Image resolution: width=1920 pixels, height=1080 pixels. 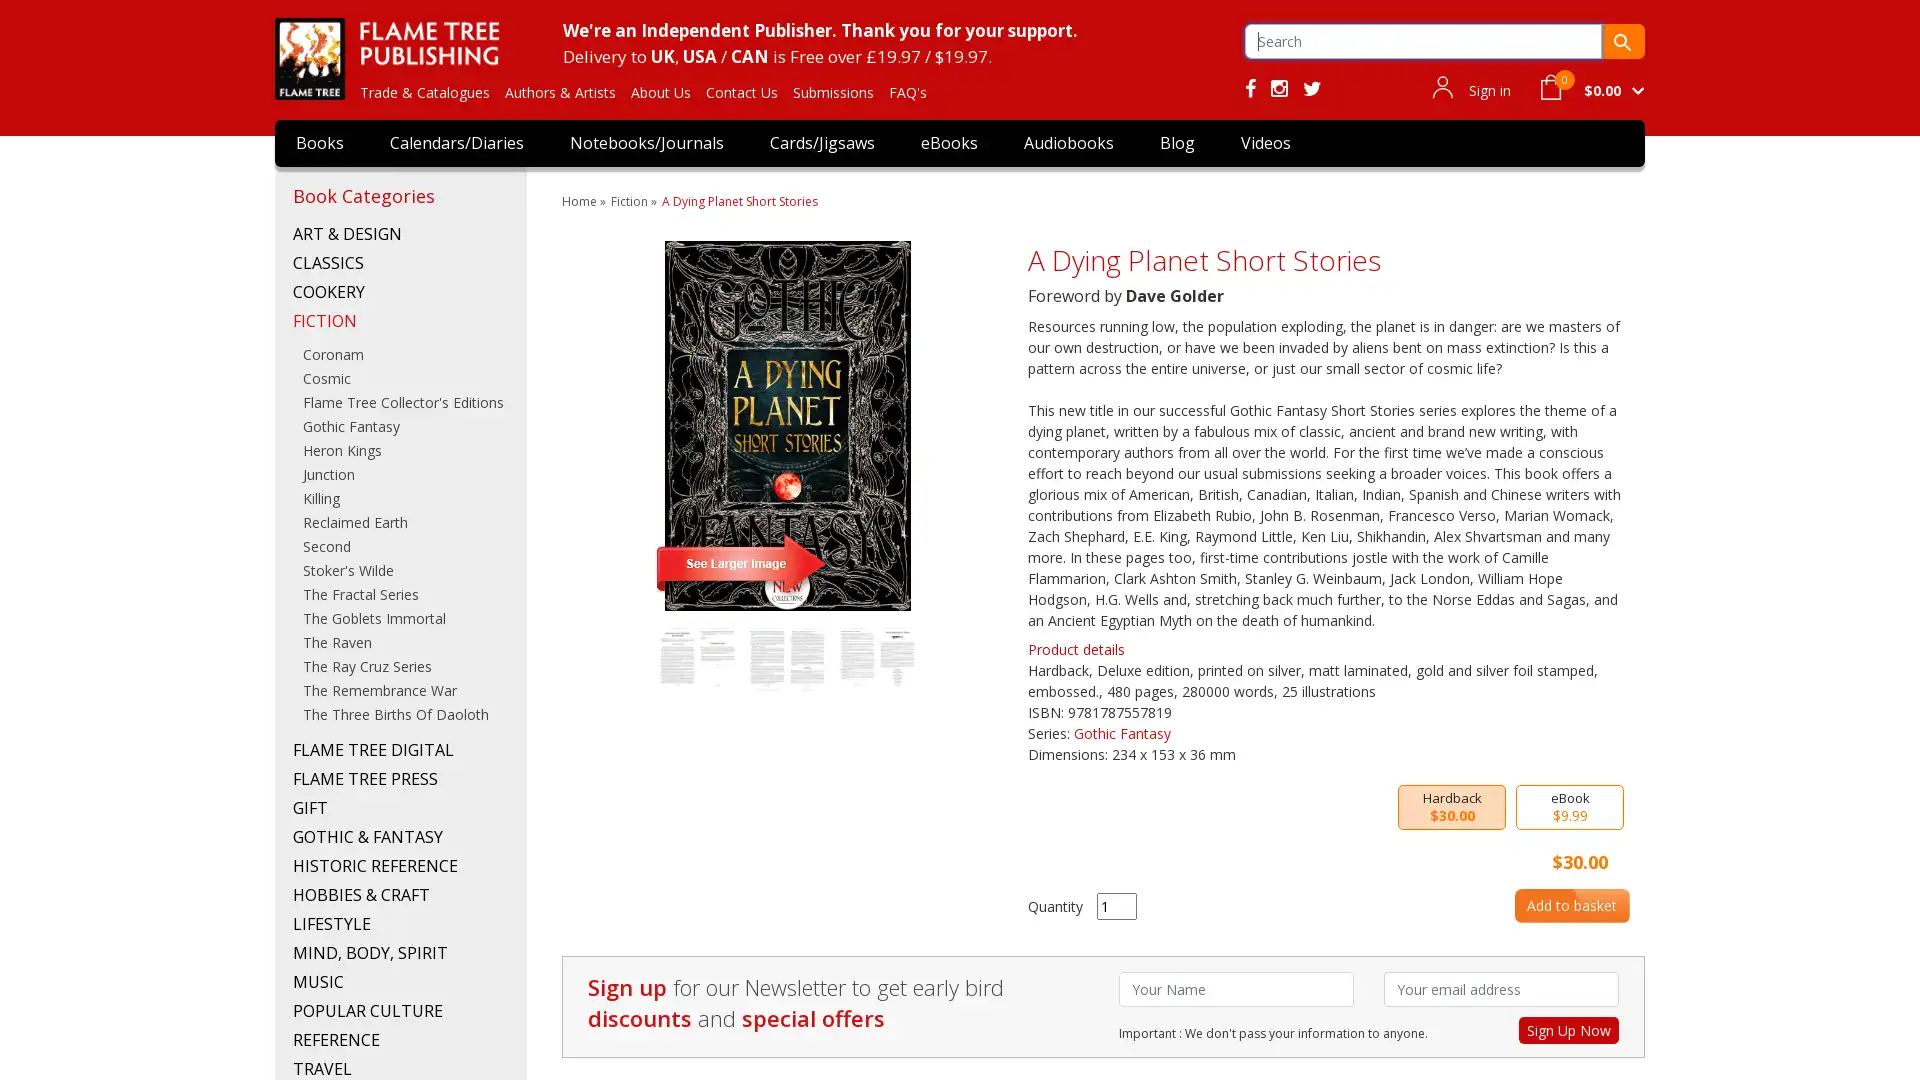 I want to click on Sign Up Now, so click(x=1568, y=1030).